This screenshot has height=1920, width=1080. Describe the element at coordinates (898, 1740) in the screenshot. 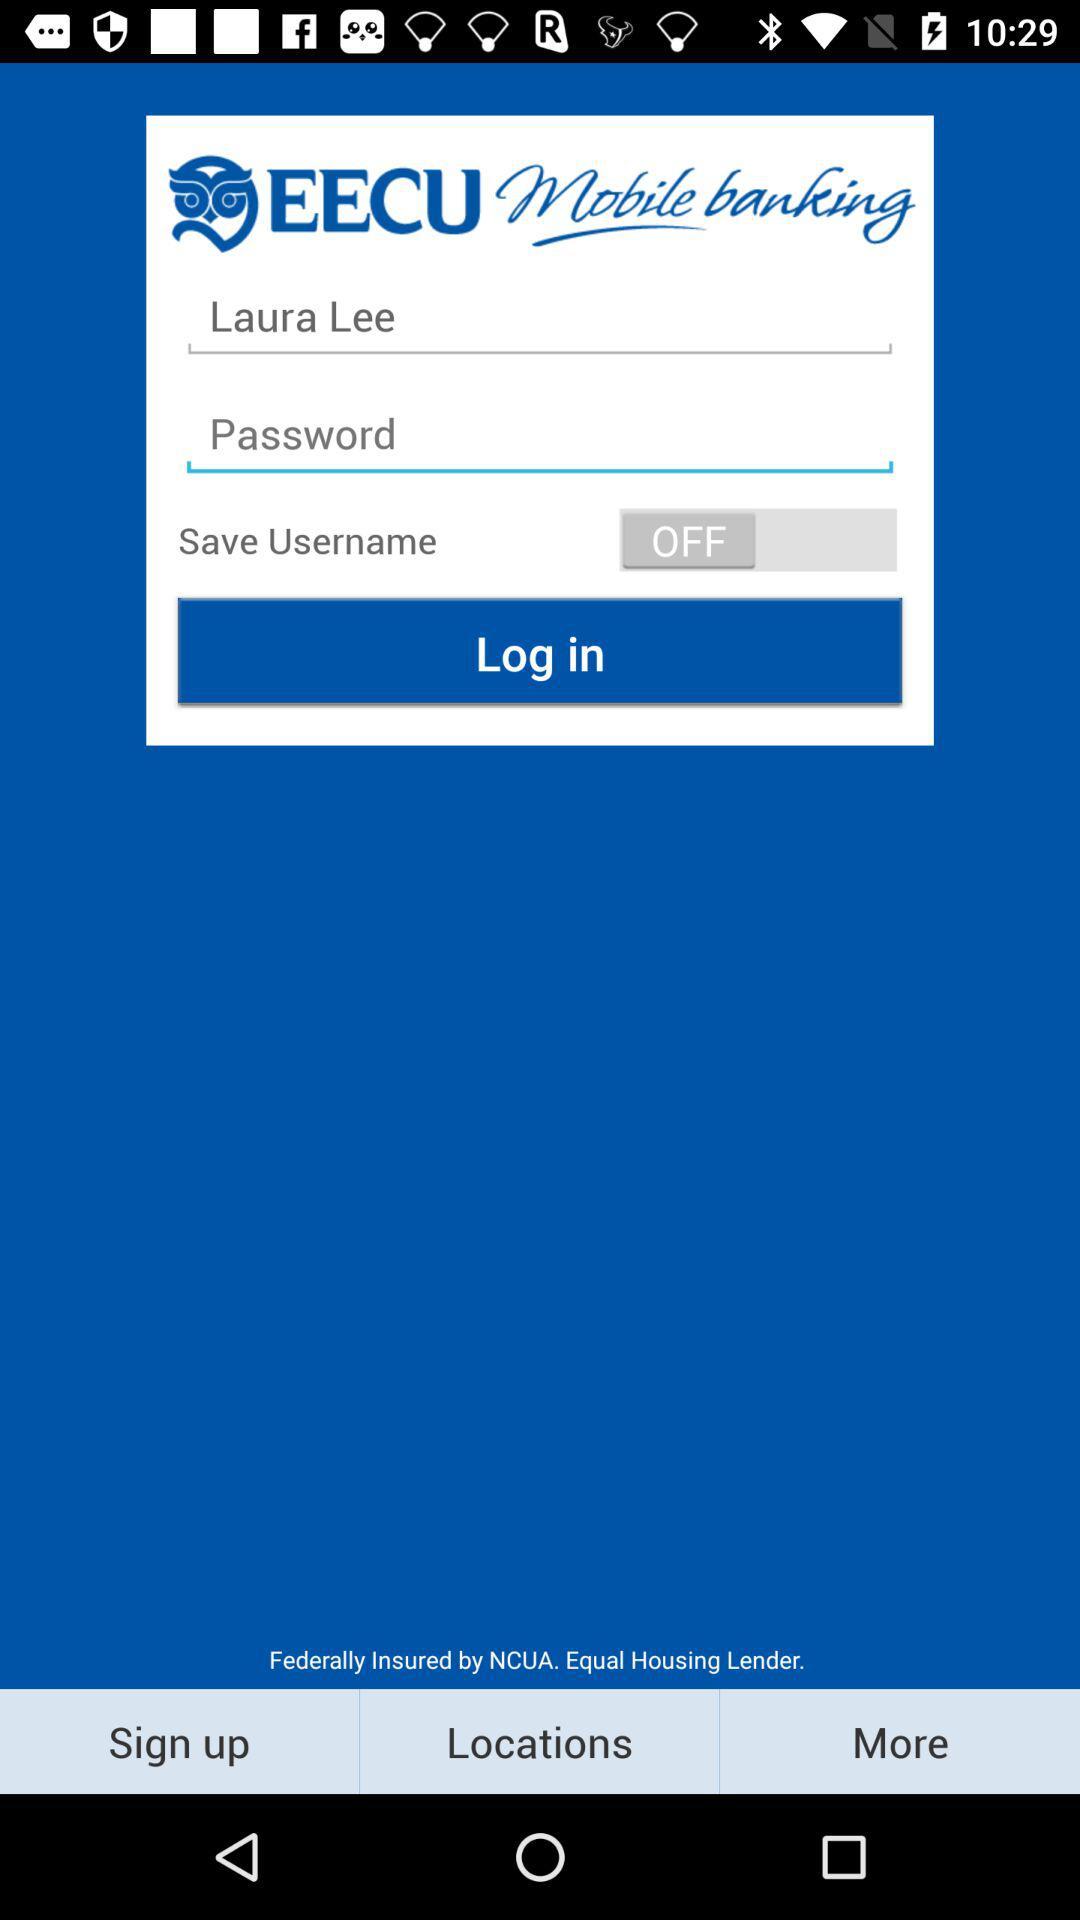

I see `icon below the federally insured by` at that location.